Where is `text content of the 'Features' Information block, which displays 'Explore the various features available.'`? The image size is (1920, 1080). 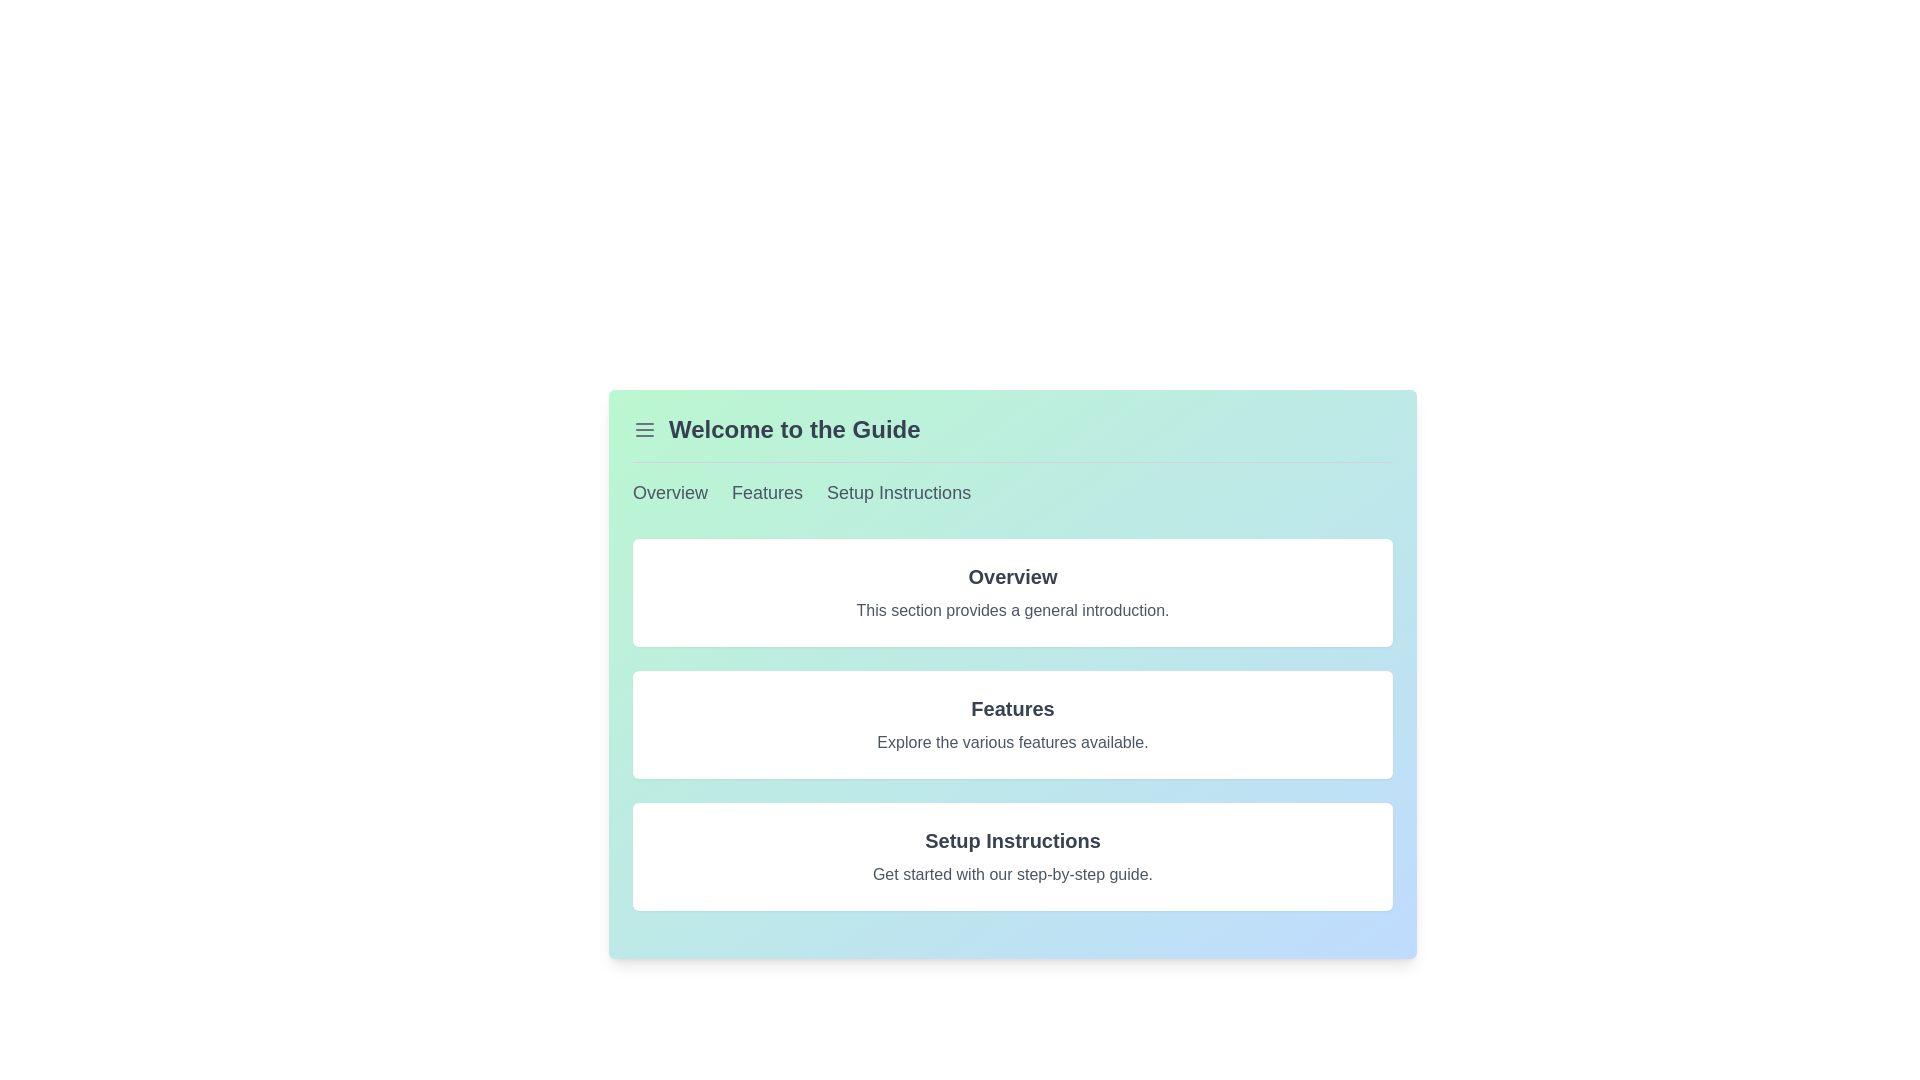
text content of the 'Features' Information block, which displays 'Explore the various features available.' is located at coordinates (1012, 725).